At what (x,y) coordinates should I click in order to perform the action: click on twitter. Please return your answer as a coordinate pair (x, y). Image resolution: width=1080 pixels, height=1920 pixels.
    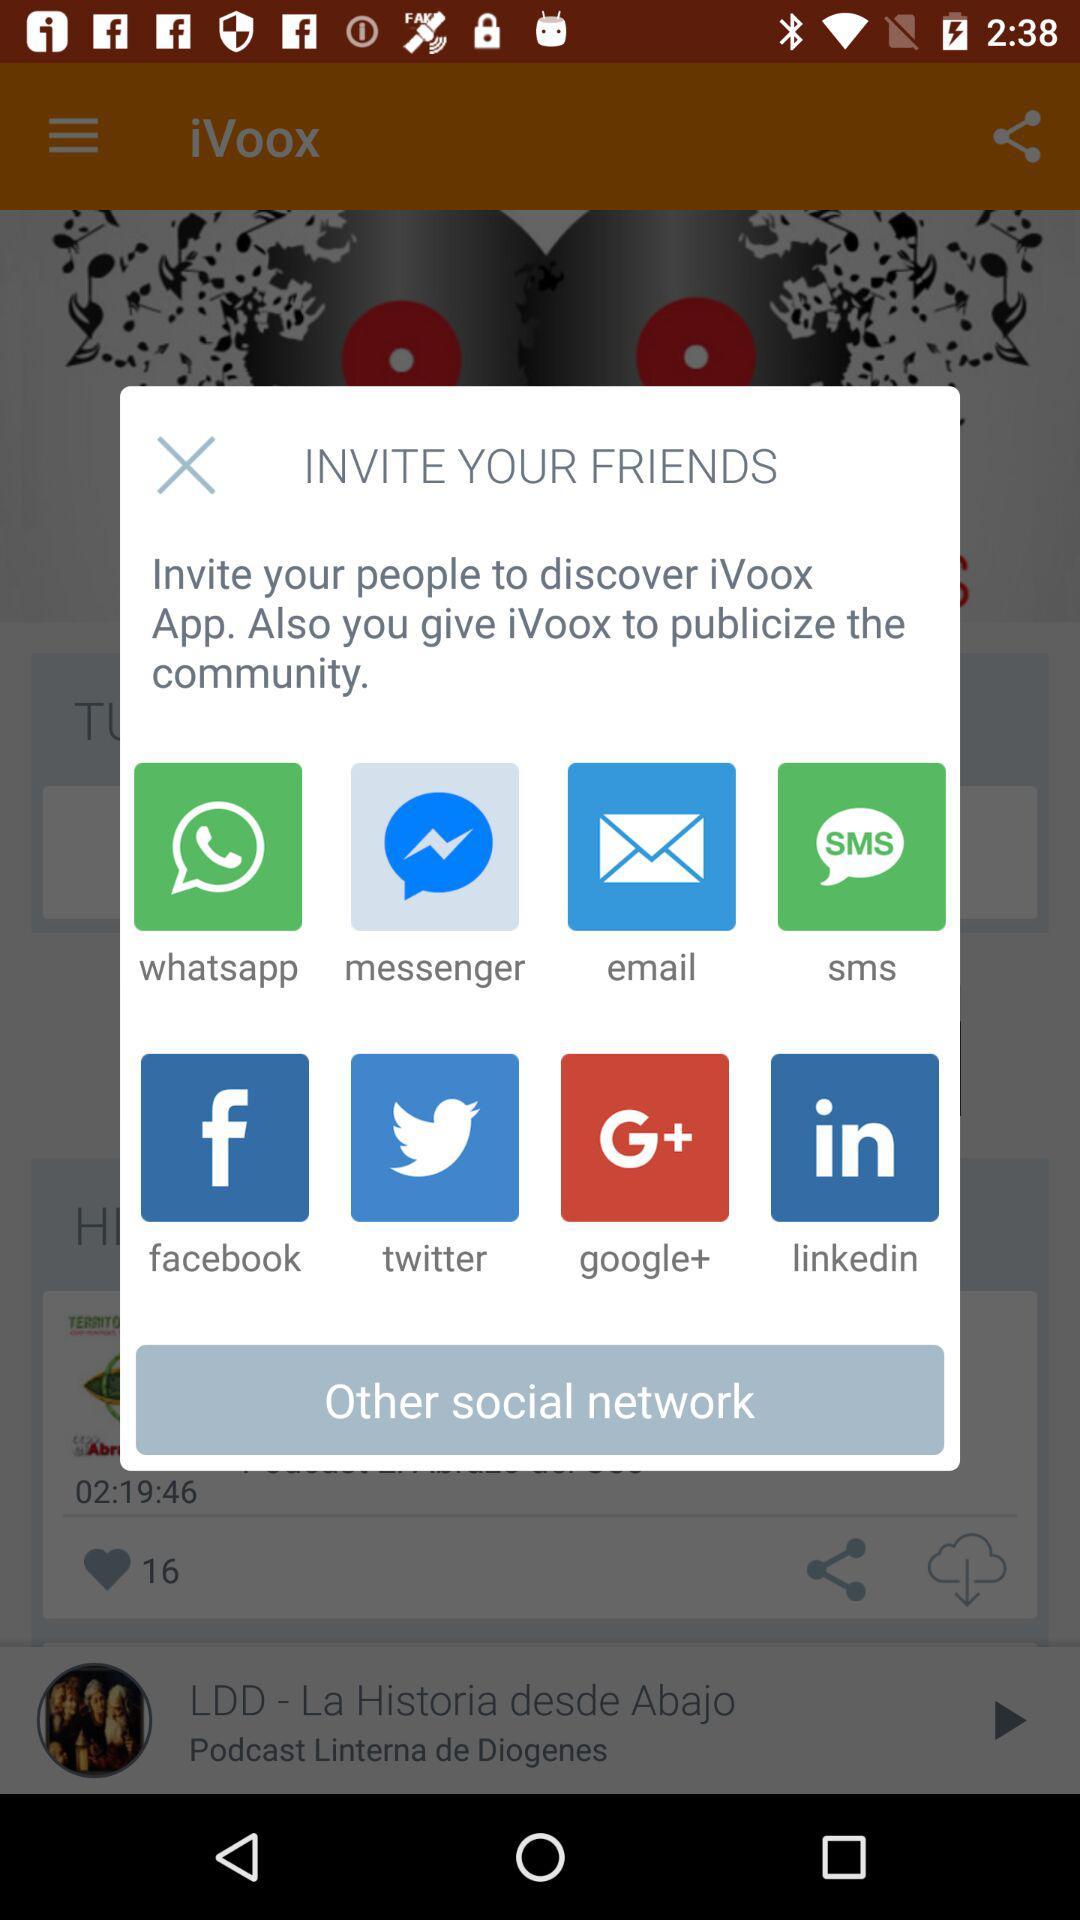
    Looking at the image, I should click on (434, 1167).